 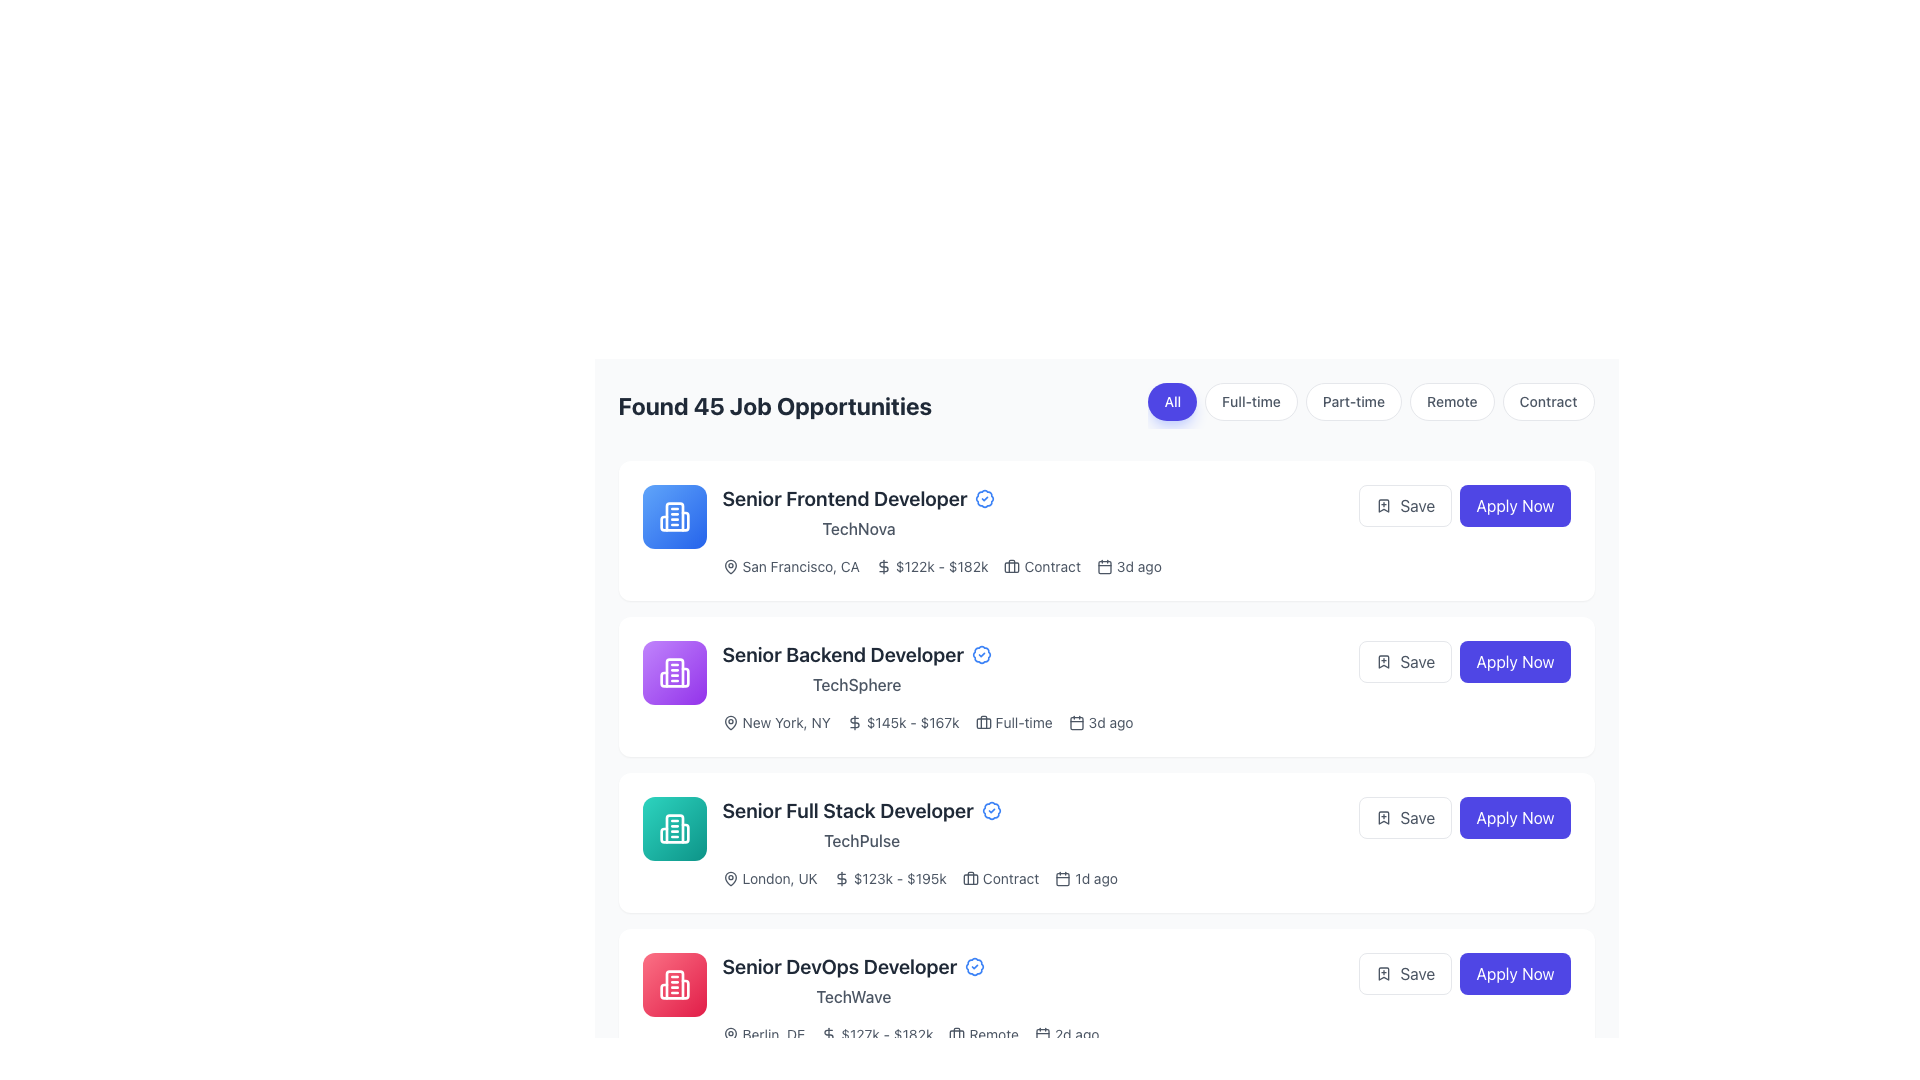 What do you see at coordinates (729, 722) in the screenshot?
I see `the map pin icon representing geolocation for the job listing associated with 'New York, NY', which is positioned in the second job entry from the top` at bounding box center [729, 722].